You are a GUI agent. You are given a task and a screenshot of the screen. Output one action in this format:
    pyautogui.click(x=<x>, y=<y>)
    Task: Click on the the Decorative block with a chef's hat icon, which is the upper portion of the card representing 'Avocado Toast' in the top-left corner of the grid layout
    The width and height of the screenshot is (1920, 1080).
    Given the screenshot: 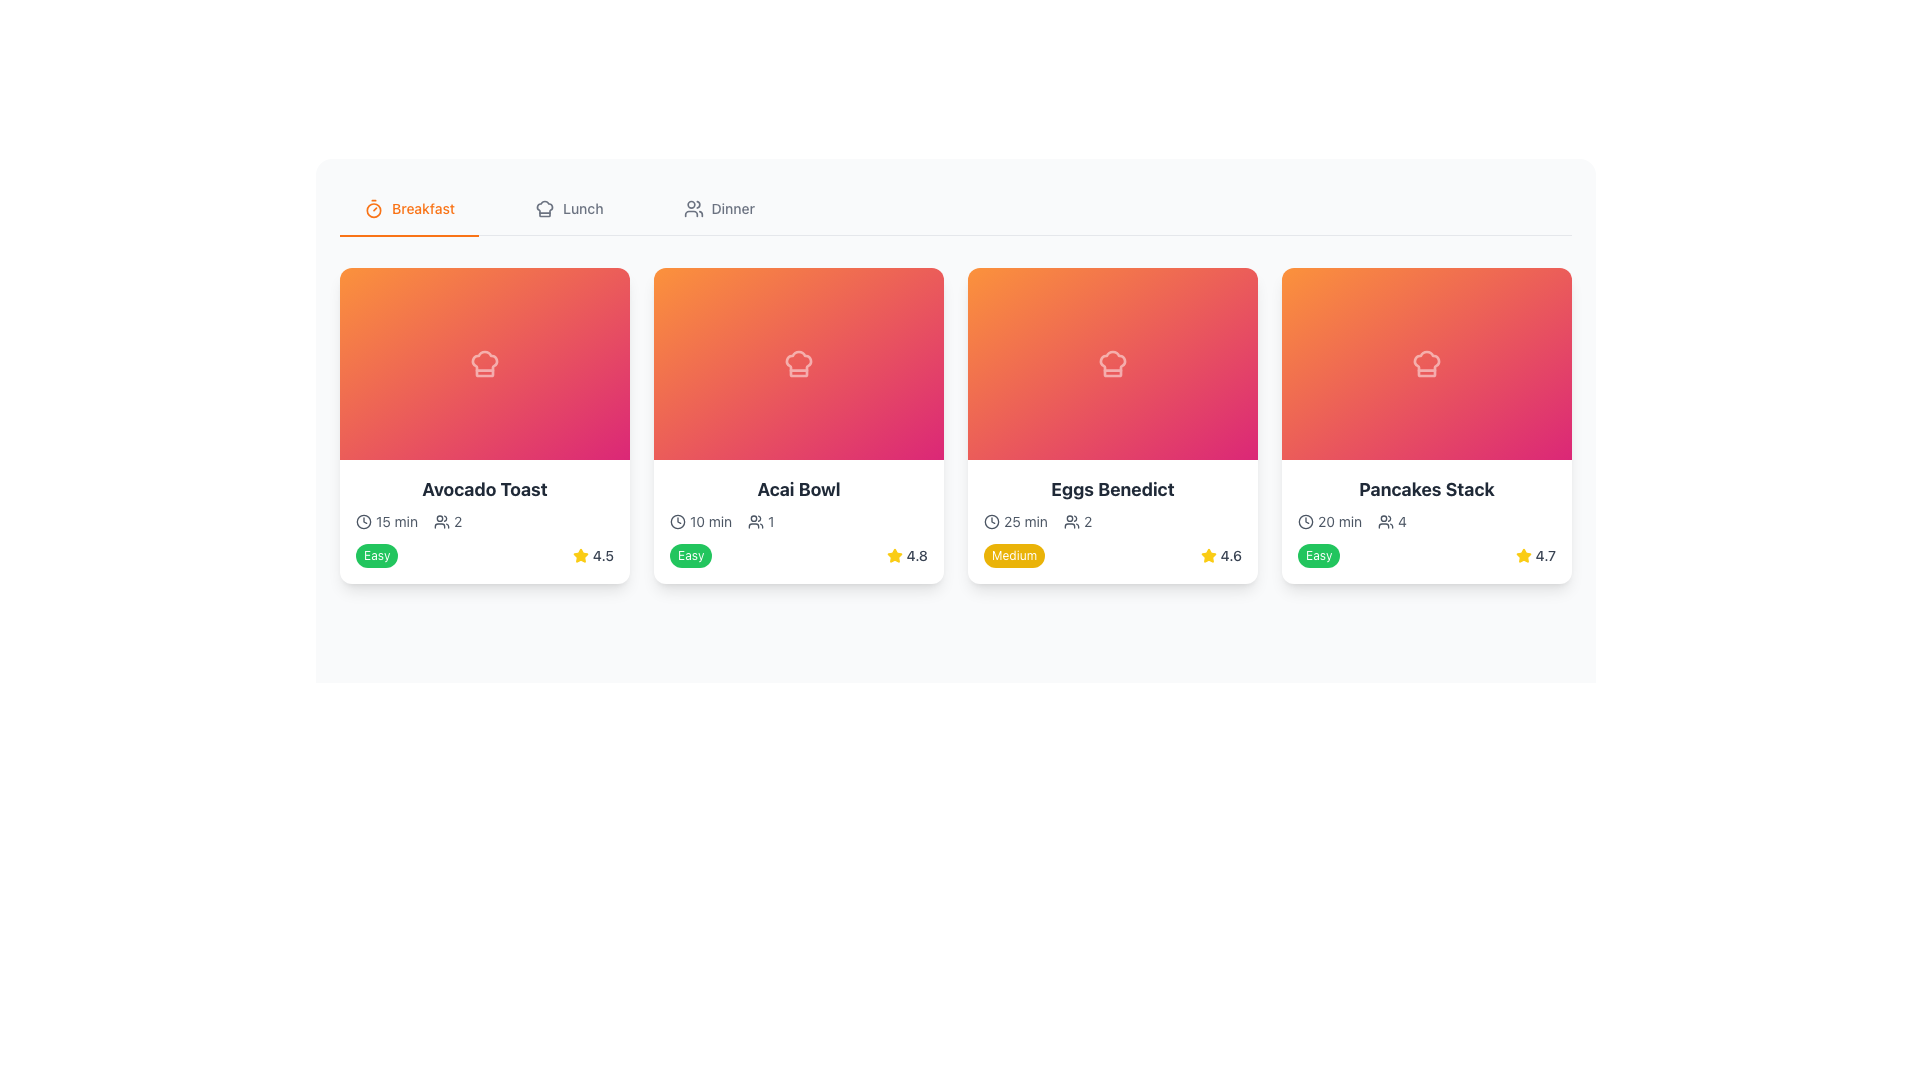 What is the action you would take?
    pyautogui.click(x=484, y=363)
    